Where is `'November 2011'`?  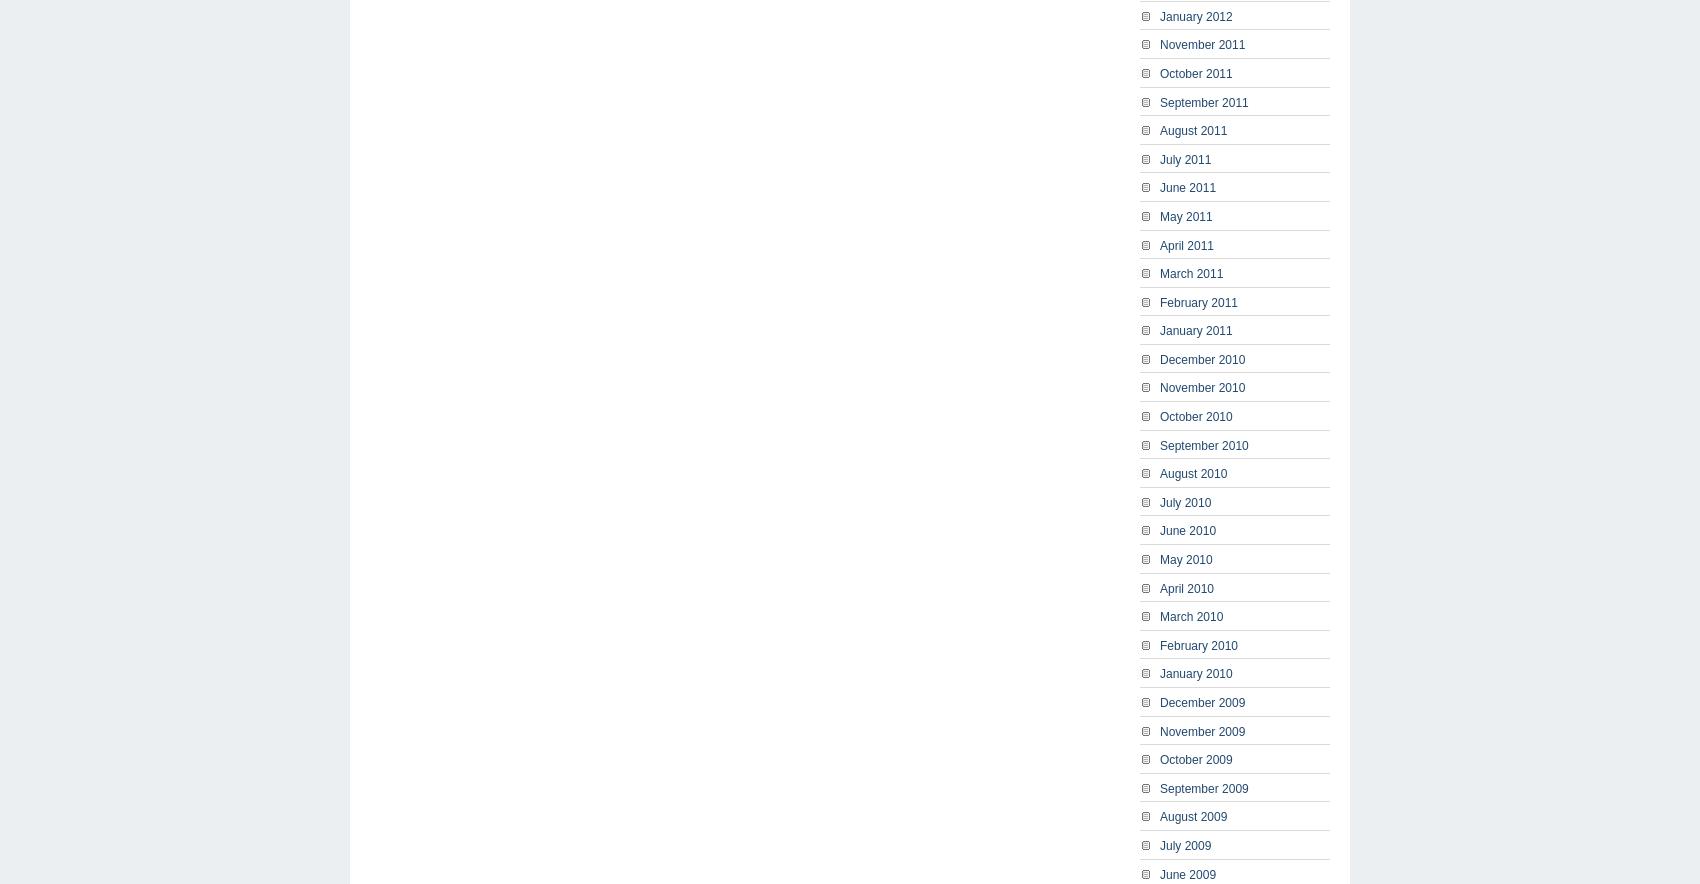
'November 2011' is located at coordinates (1160, 43).